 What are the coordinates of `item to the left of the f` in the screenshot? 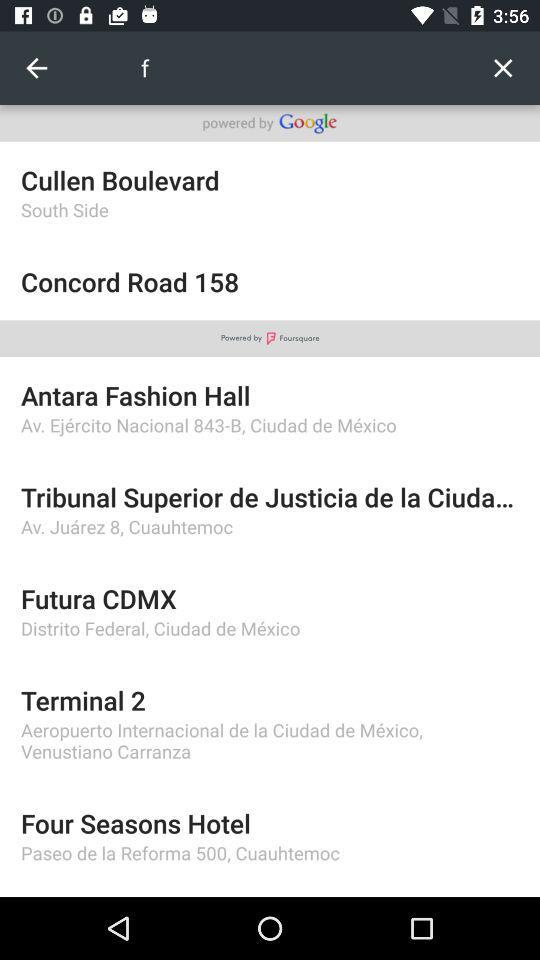 It's located at (36, 68).